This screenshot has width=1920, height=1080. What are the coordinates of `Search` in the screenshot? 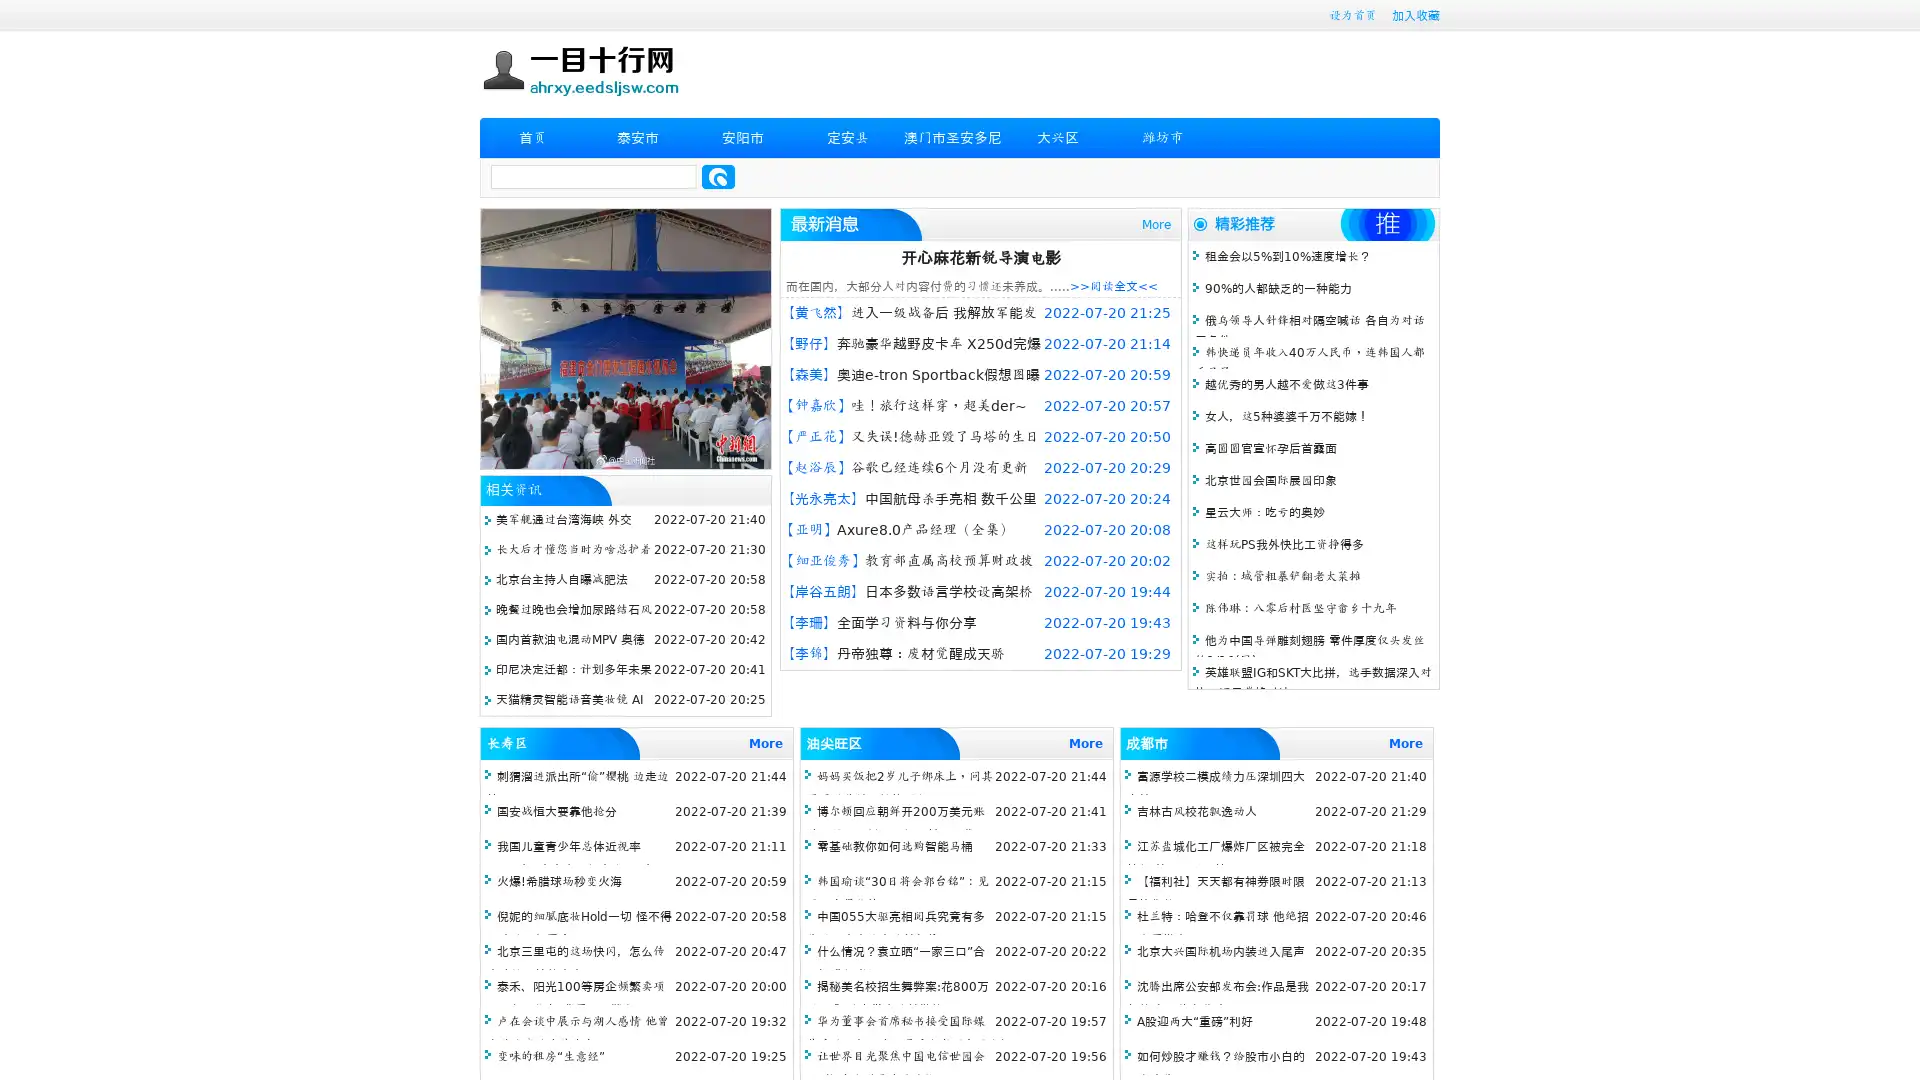 It's located at (718, 176).